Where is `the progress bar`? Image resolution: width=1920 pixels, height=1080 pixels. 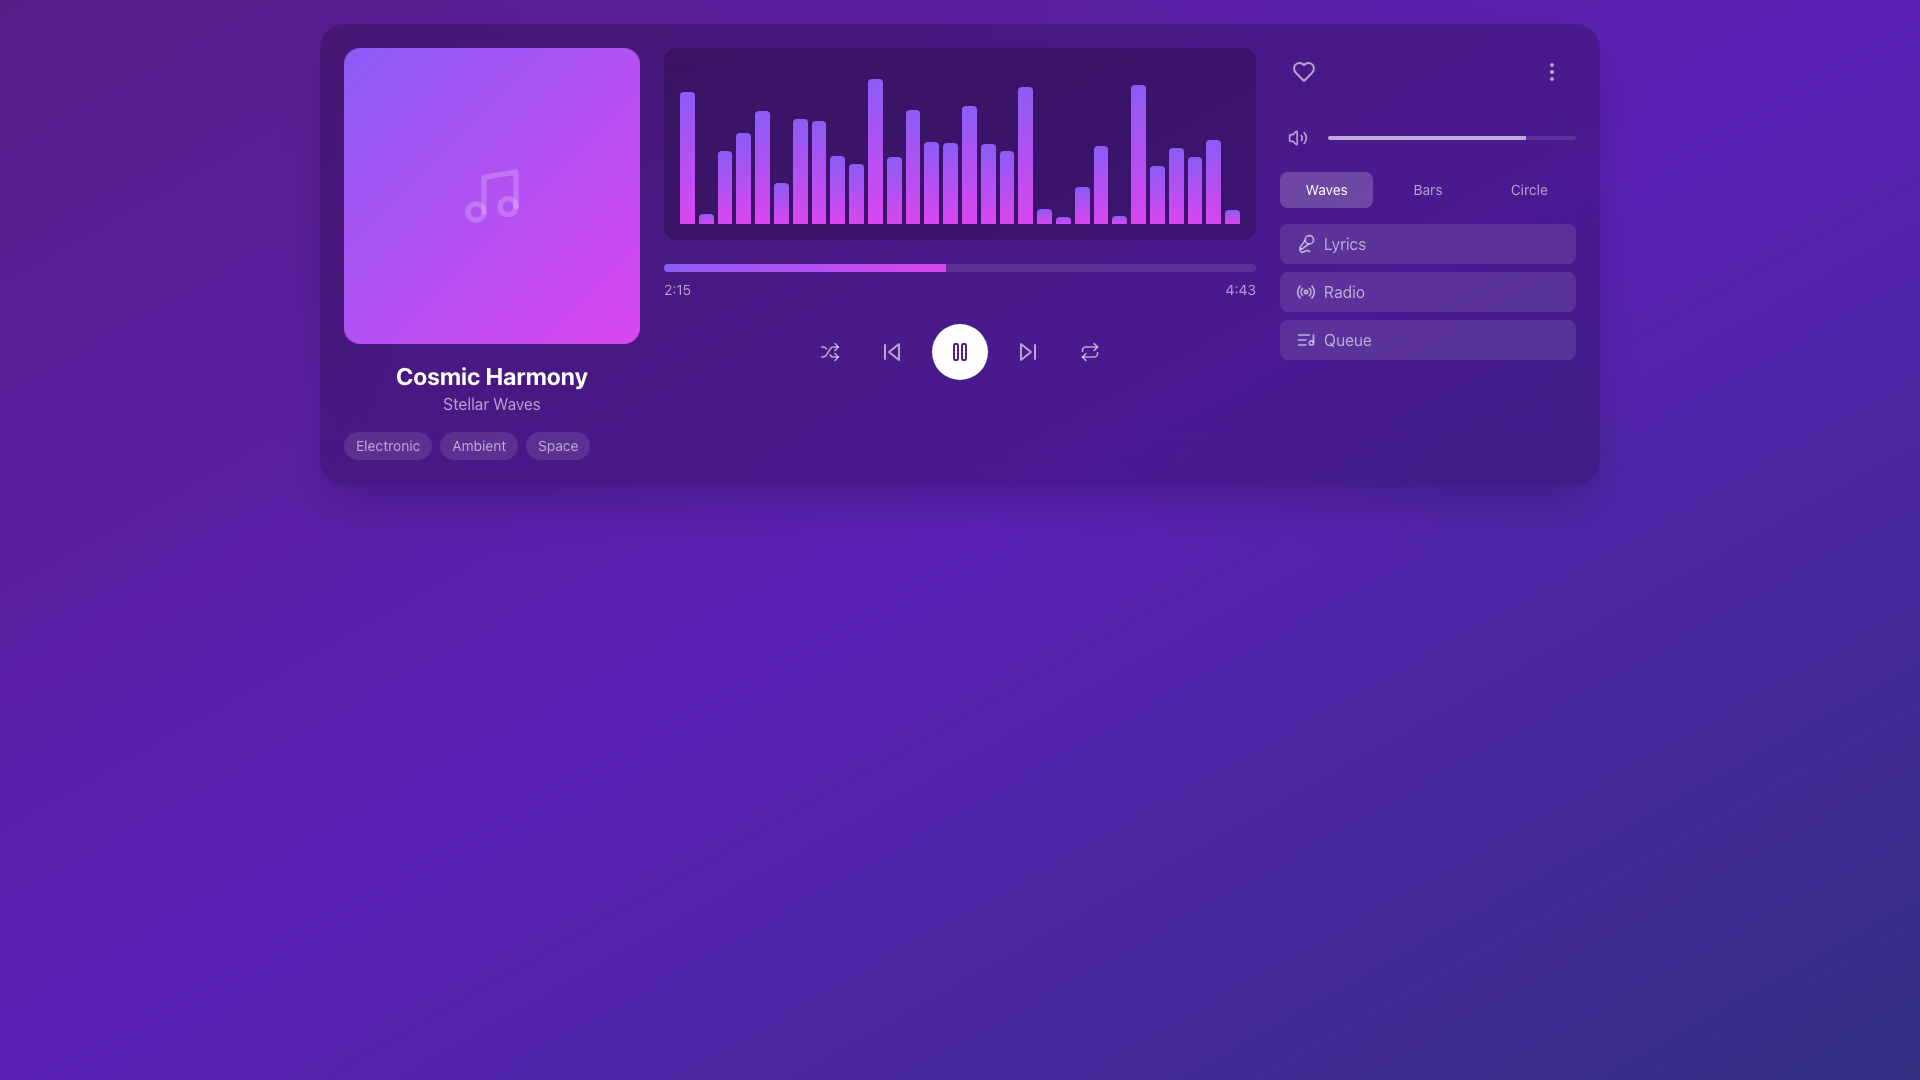
the progress bar is located at coordinates (1101, 266).